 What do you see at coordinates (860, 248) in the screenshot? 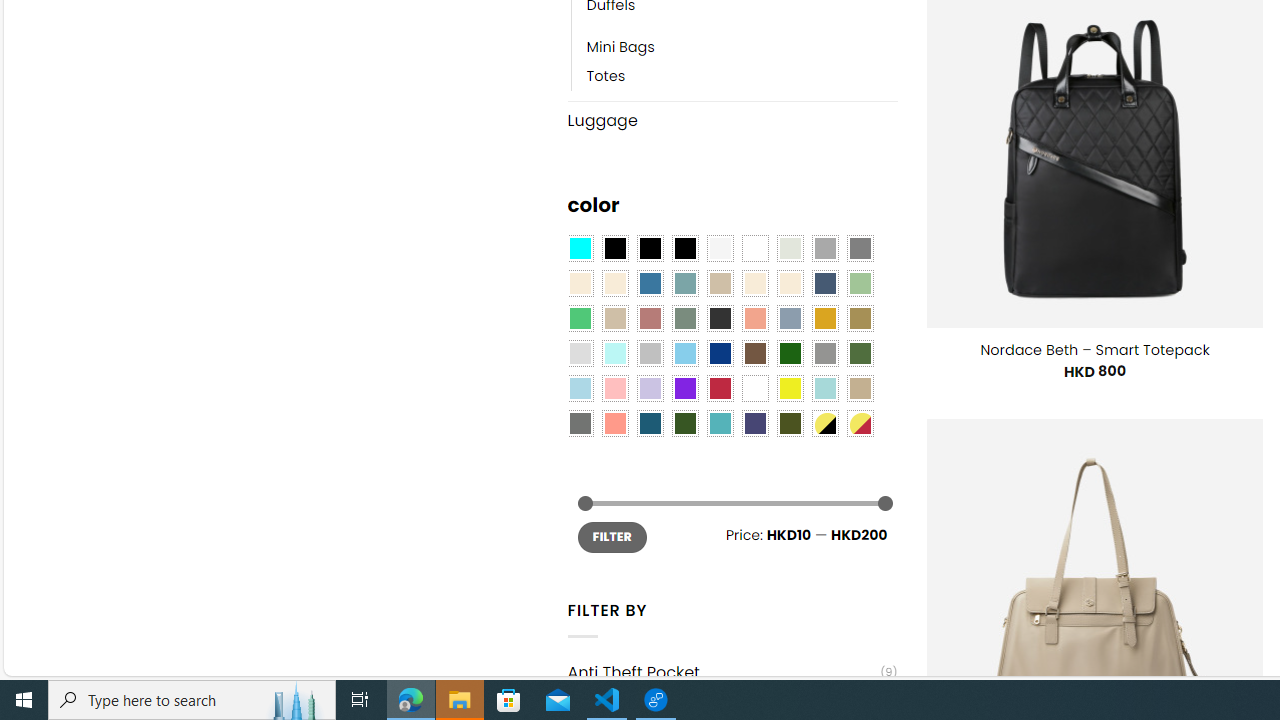
I see `'All Gray'` at bounding box center [860, 248].